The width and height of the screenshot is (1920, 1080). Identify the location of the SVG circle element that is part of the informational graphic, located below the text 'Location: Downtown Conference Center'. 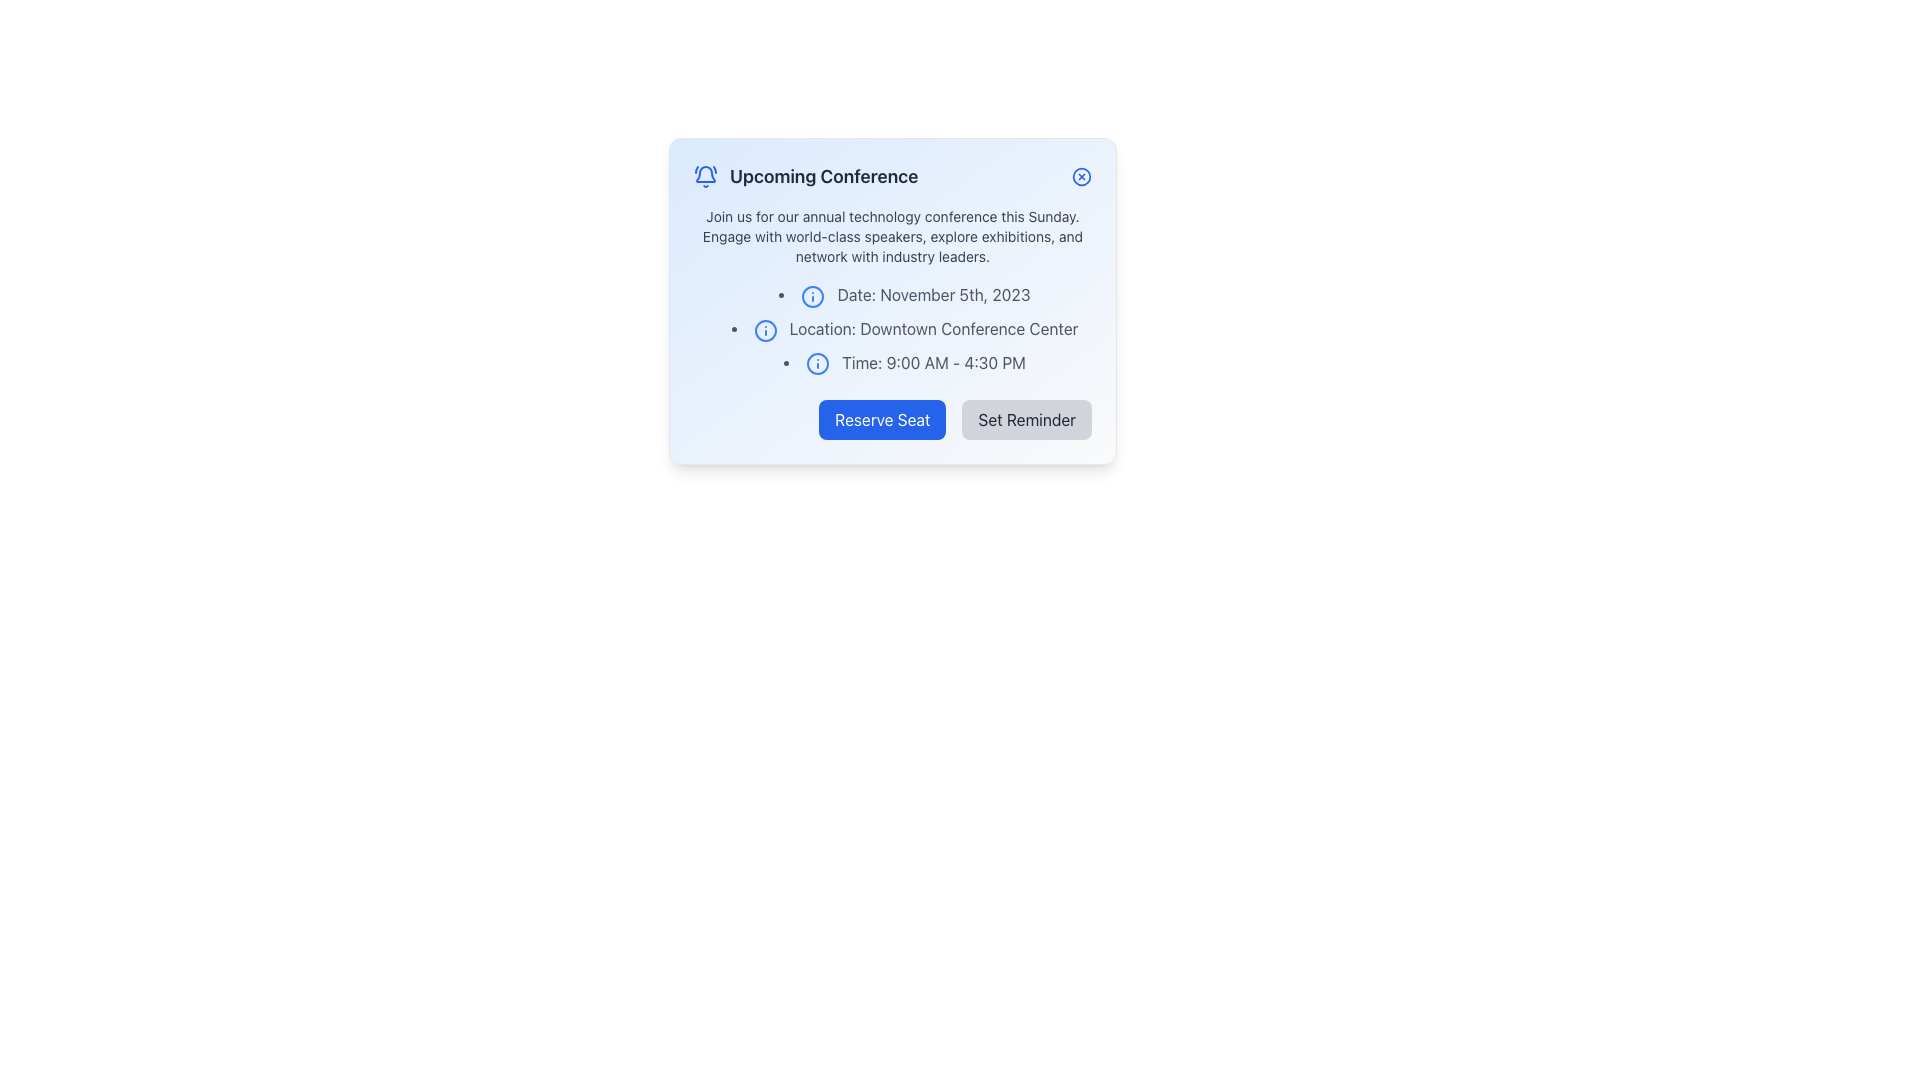
(818, 364).